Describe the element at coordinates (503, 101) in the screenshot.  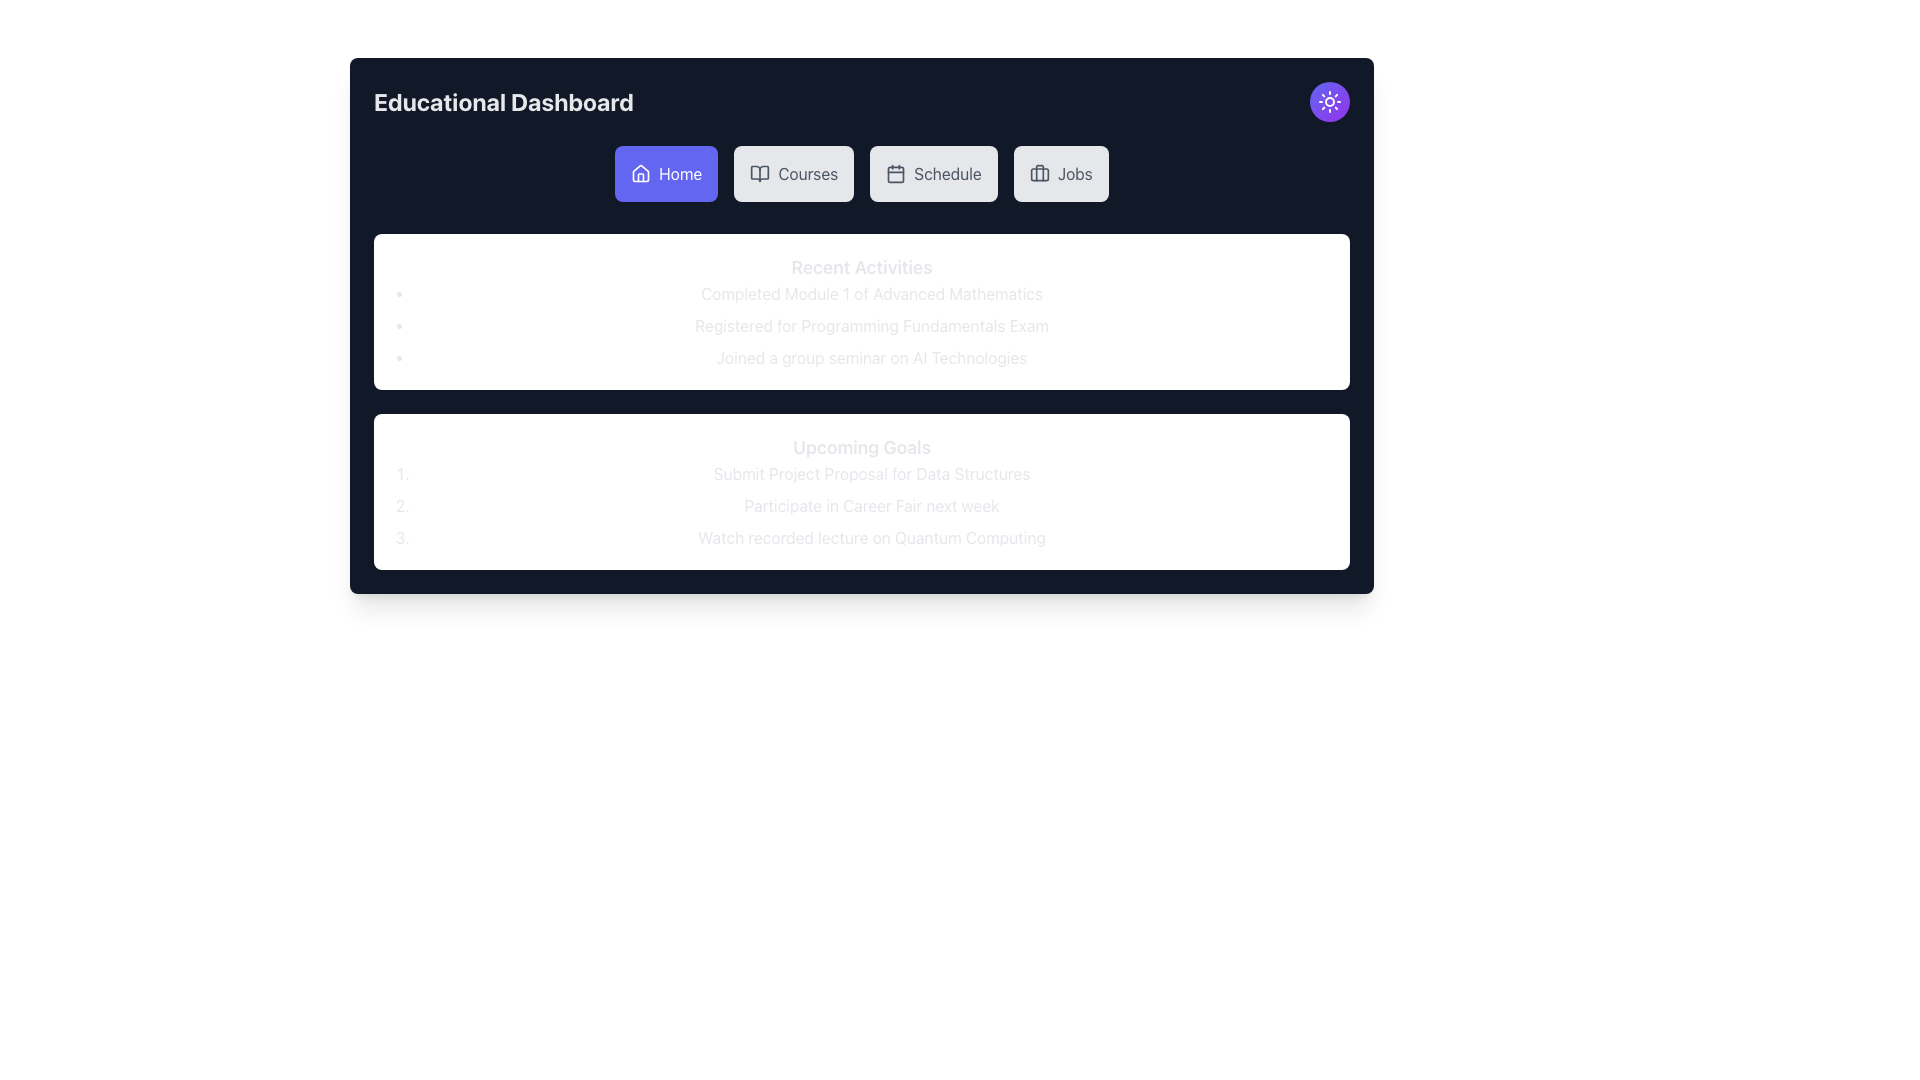
I see `the educational title Text Label located at the top-left corner of the header bar, which serves as the primary heading for the dashboard` at that location.